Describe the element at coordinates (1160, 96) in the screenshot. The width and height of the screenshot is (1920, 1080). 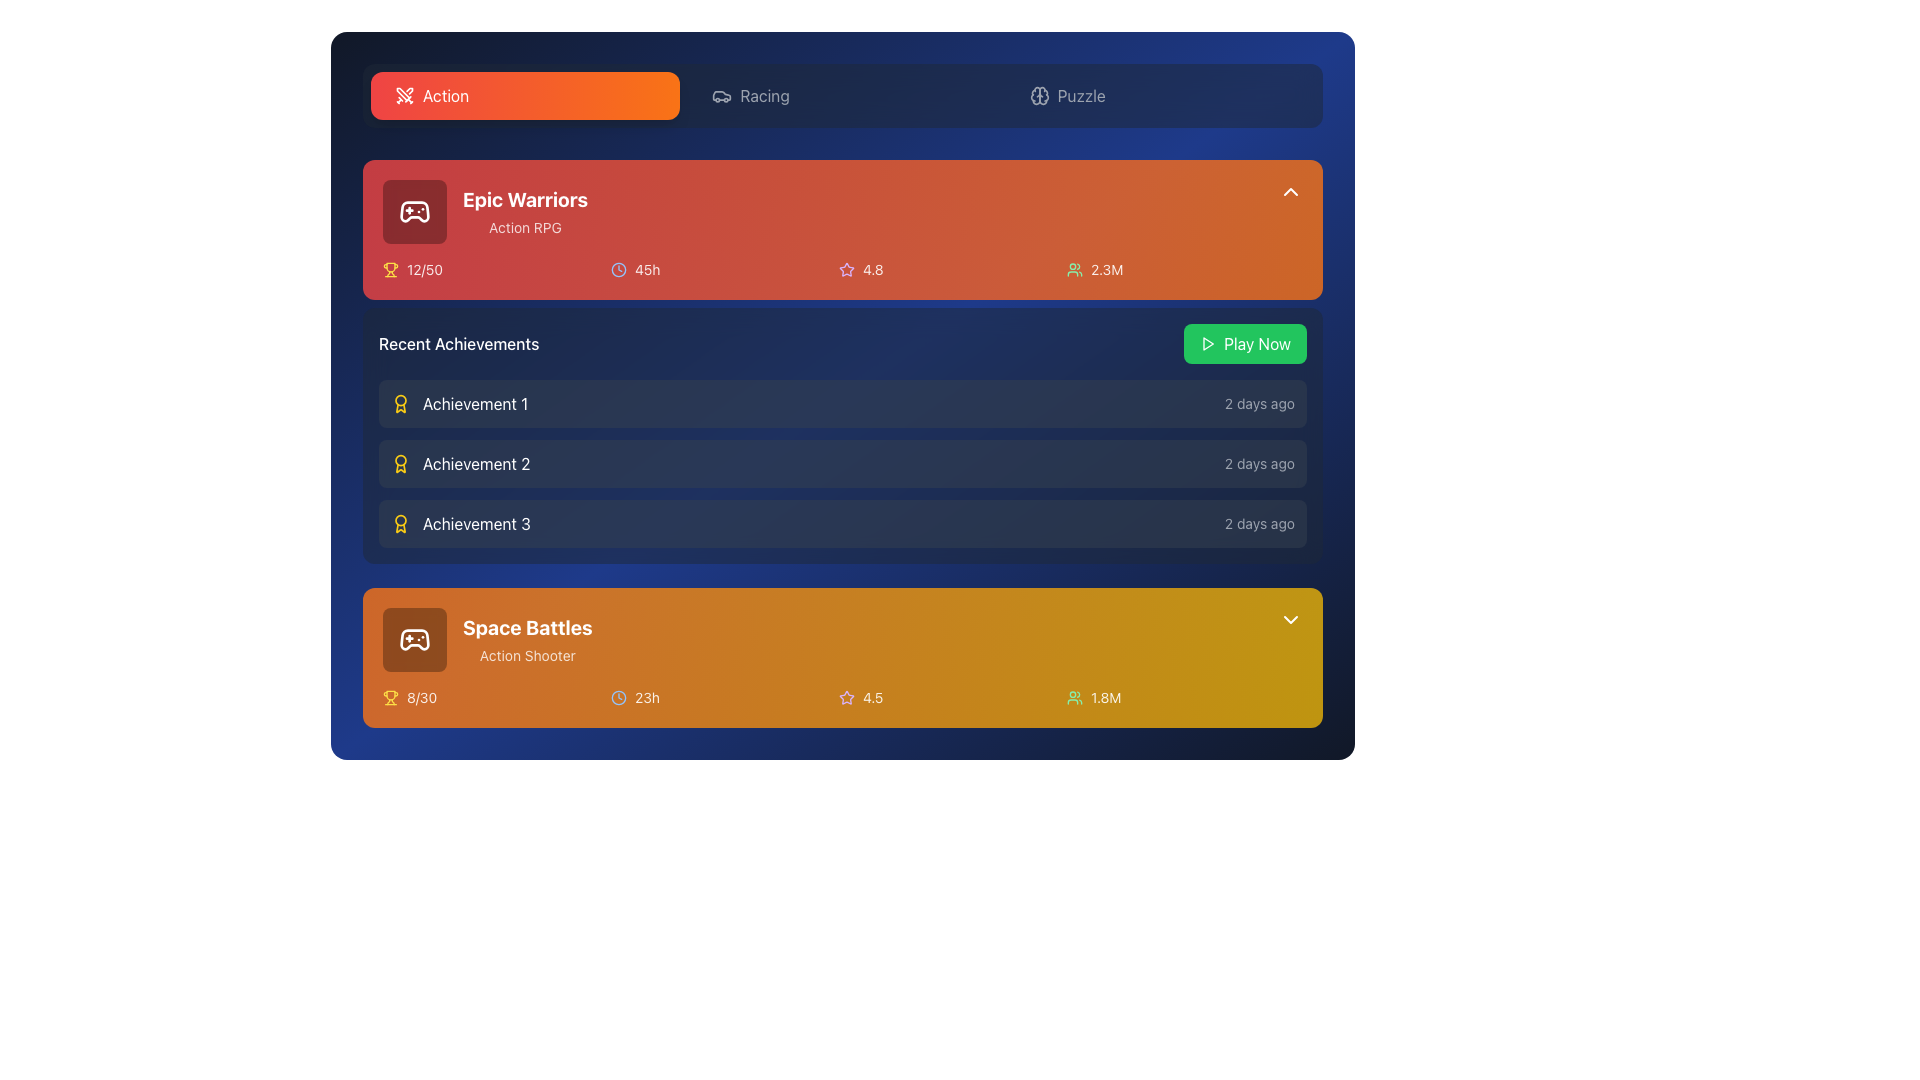
I see `the third navigation button labeled 'Puzzle' located at the top of the interface to observe visual feedback` at that location.